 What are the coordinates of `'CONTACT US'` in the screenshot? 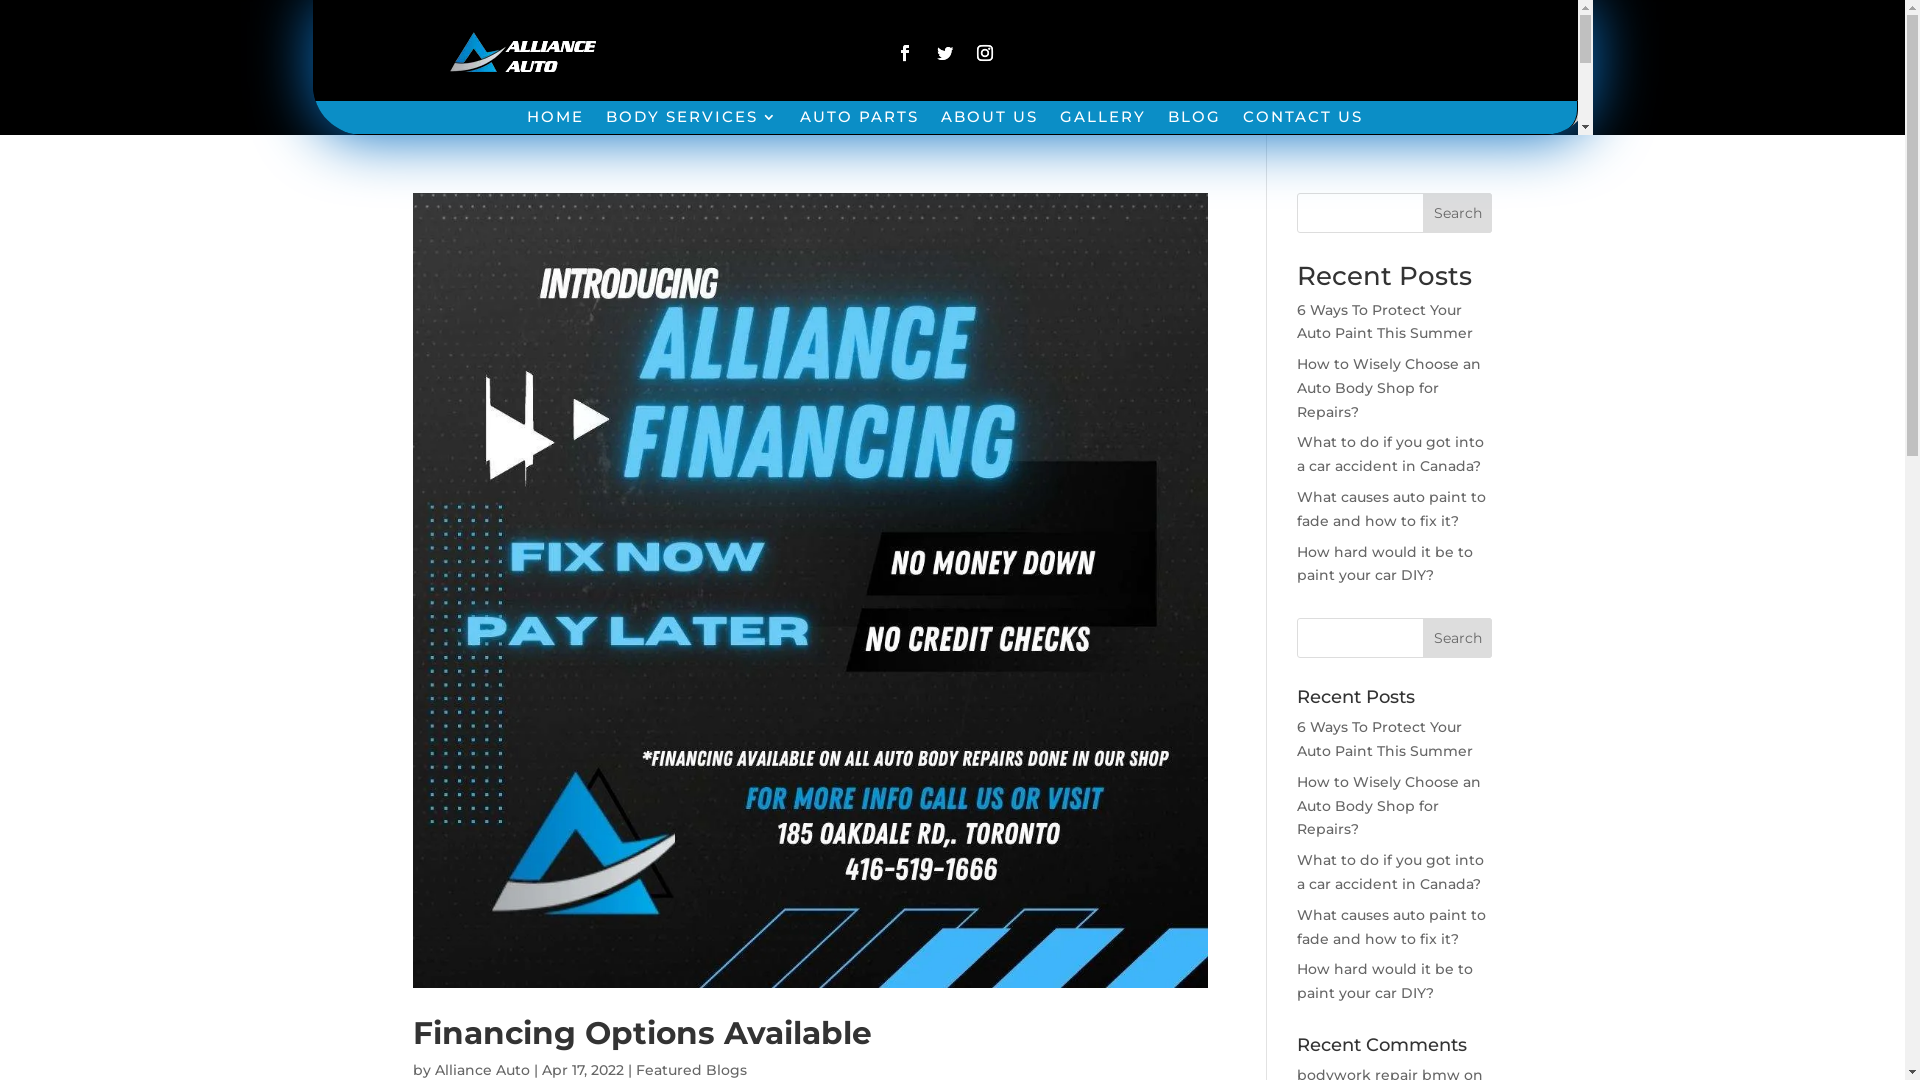 It's located at (1302, 121).